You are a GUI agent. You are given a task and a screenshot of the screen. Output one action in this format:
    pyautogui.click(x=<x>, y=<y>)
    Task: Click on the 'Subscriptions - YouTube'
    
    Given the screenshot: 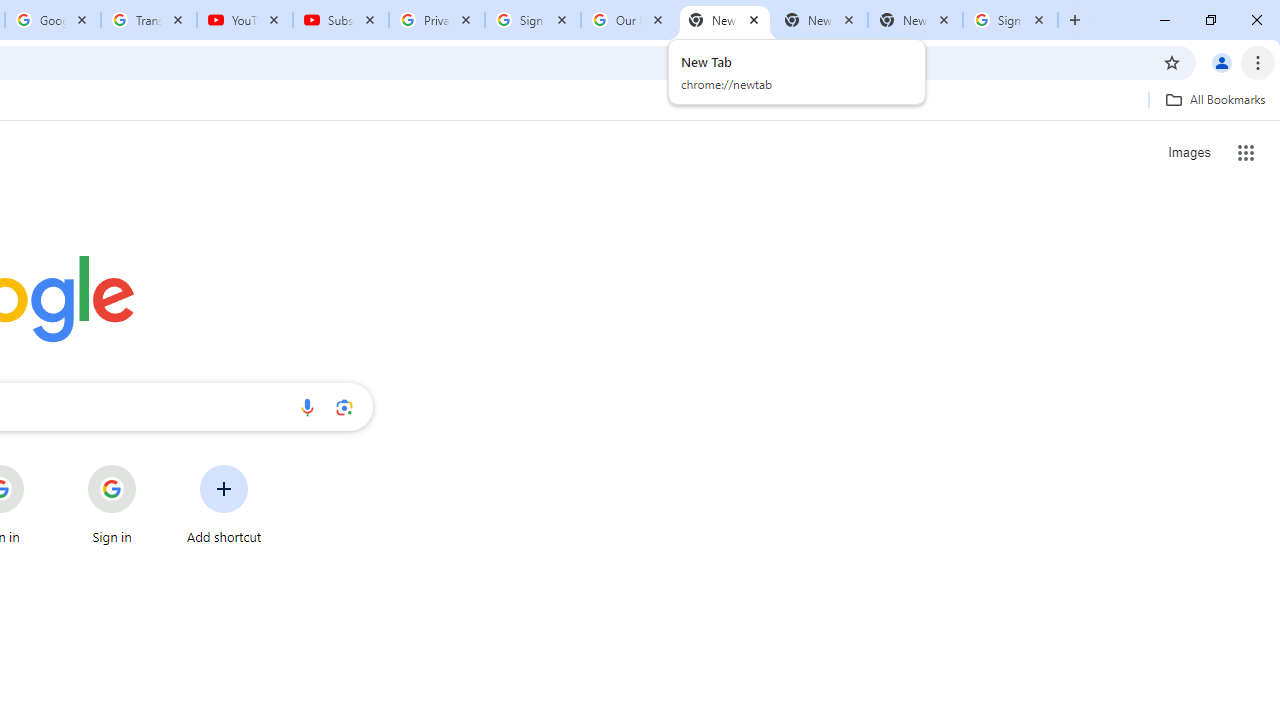 What is the action you would take?
    pyautogui.click(x=341, y=20)
    